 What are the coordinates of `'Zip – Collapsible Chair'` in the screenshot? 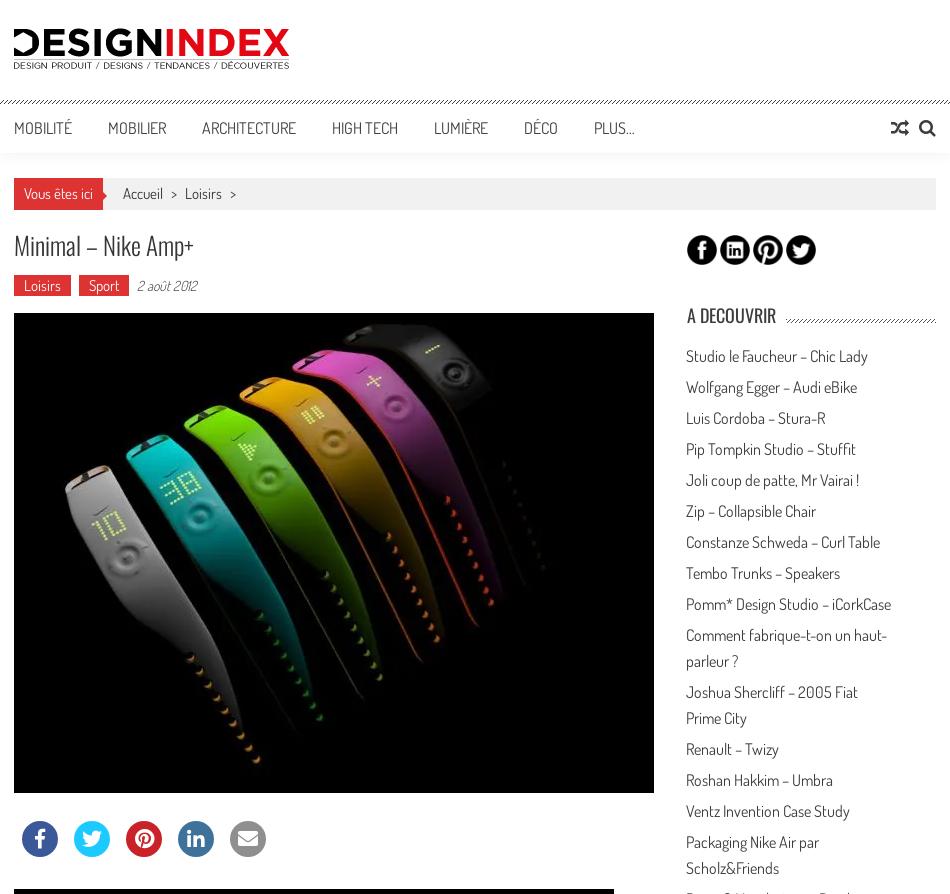 It's located at (749, 510).